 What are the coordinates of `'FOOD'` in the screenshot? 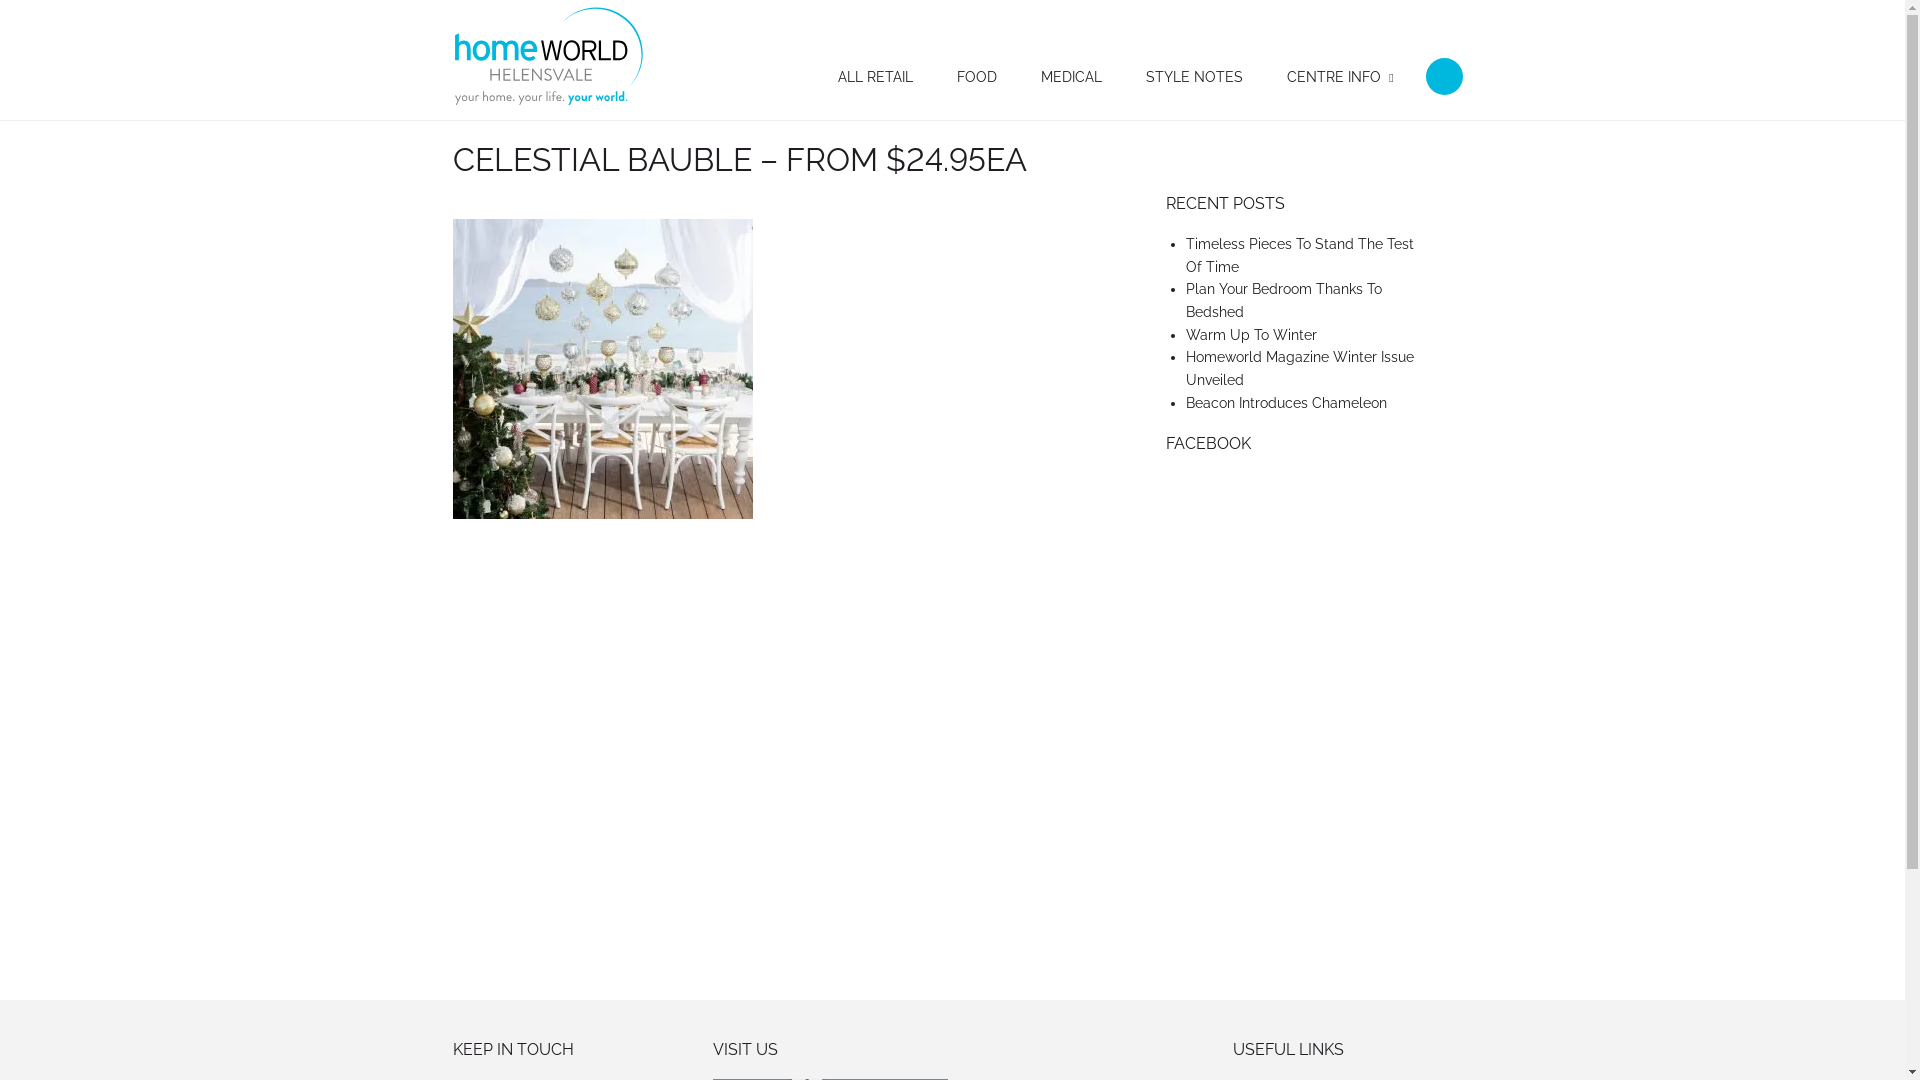 It's located at (975, 76).